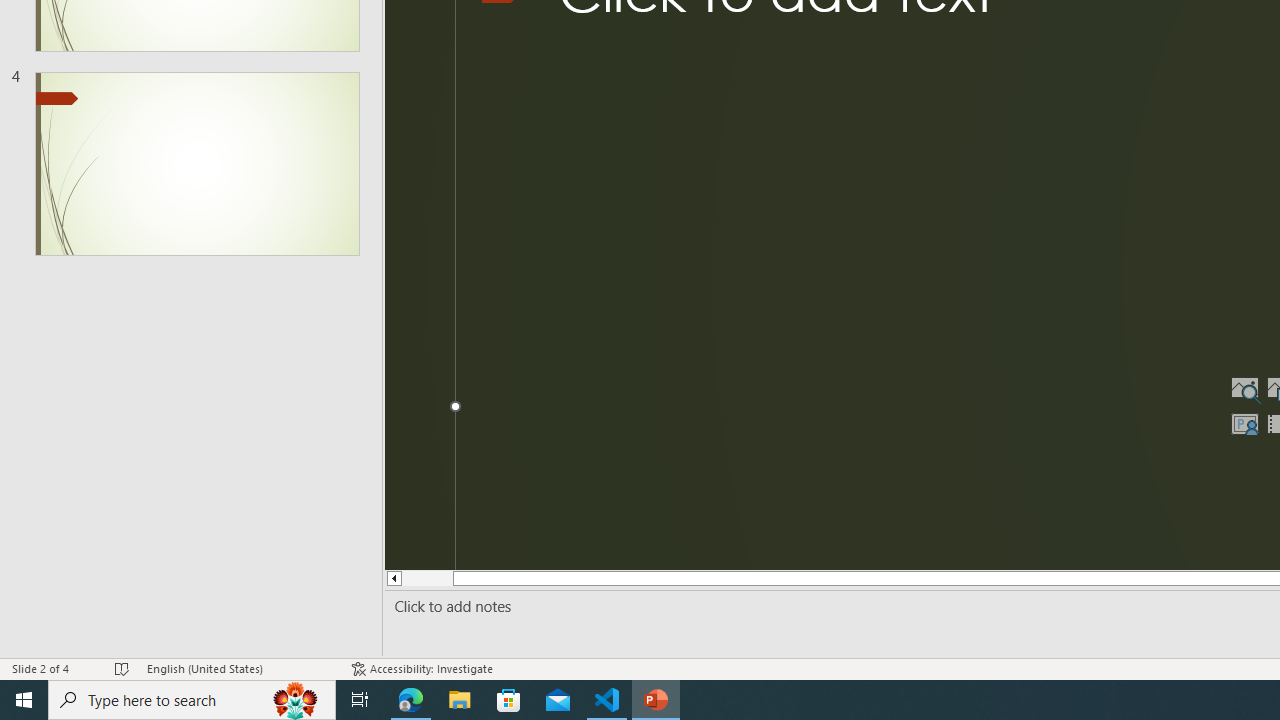 The width and height of the screenshot is (1280, 720). What do you see at coordinates (1243, 388) in the screenshot?
I see `'Stock Images'` at bounding box center [1243, 388].